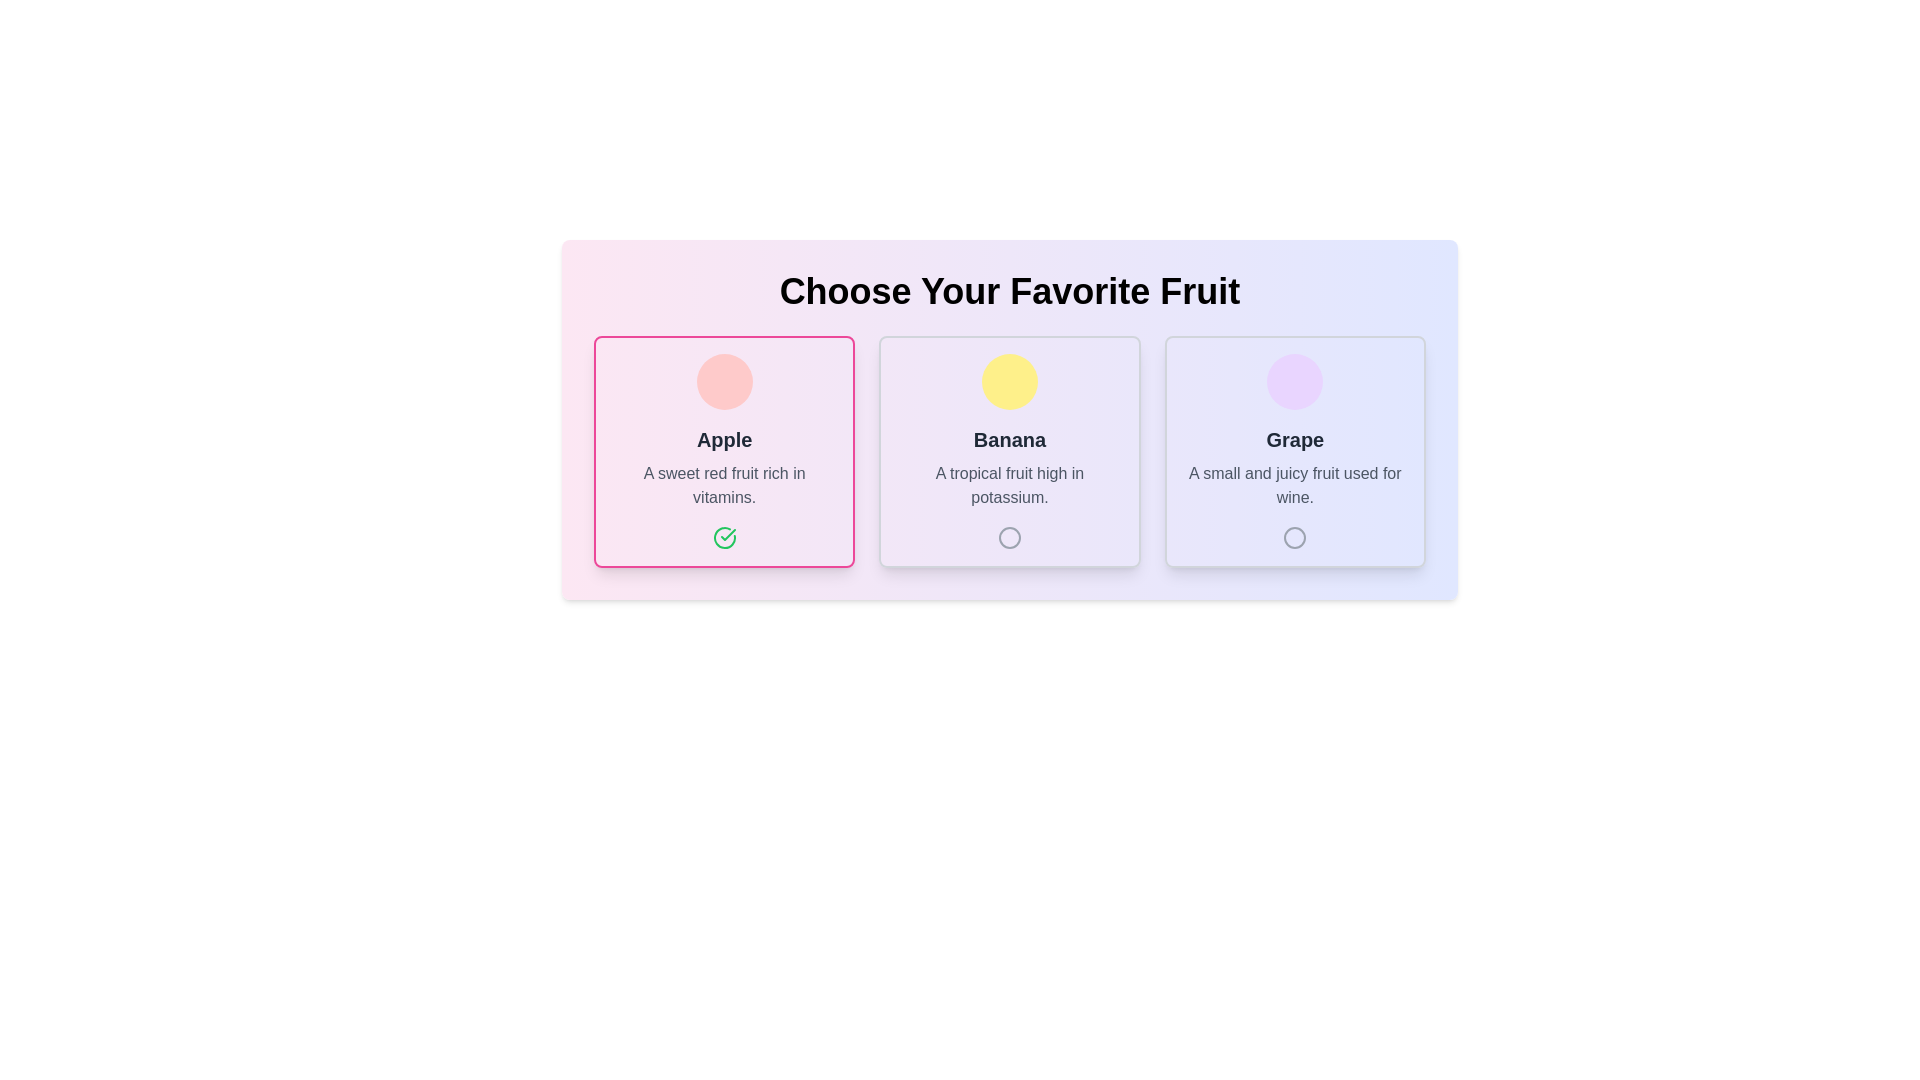  Describe the element at coordinates (723, 536) in the screenshot. I see `the visual indicator icon for the selected 'Apple' option located at the bottom of the 'Apple' card` at that location.